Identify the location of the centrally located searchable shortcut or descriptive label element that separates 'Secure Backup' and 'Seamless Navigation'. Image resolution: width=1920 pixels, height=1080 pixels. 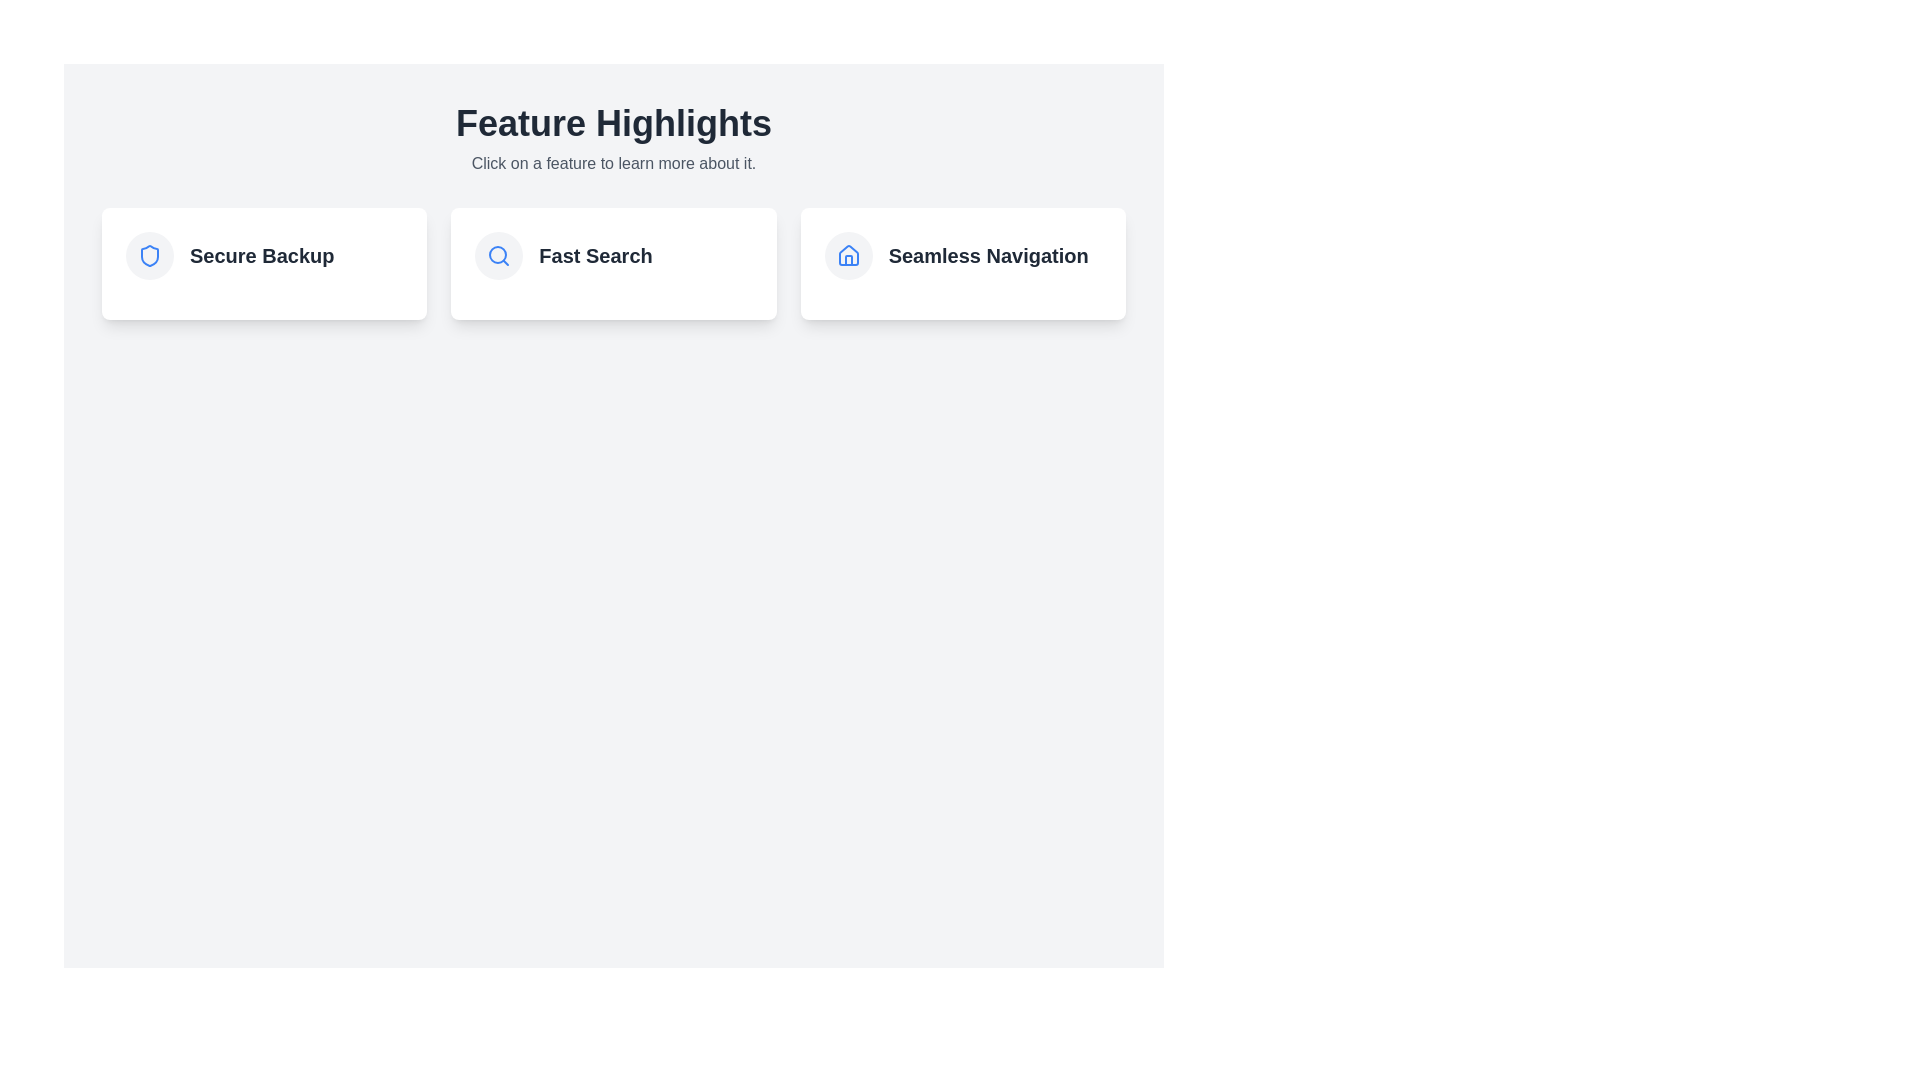
(613, 254).